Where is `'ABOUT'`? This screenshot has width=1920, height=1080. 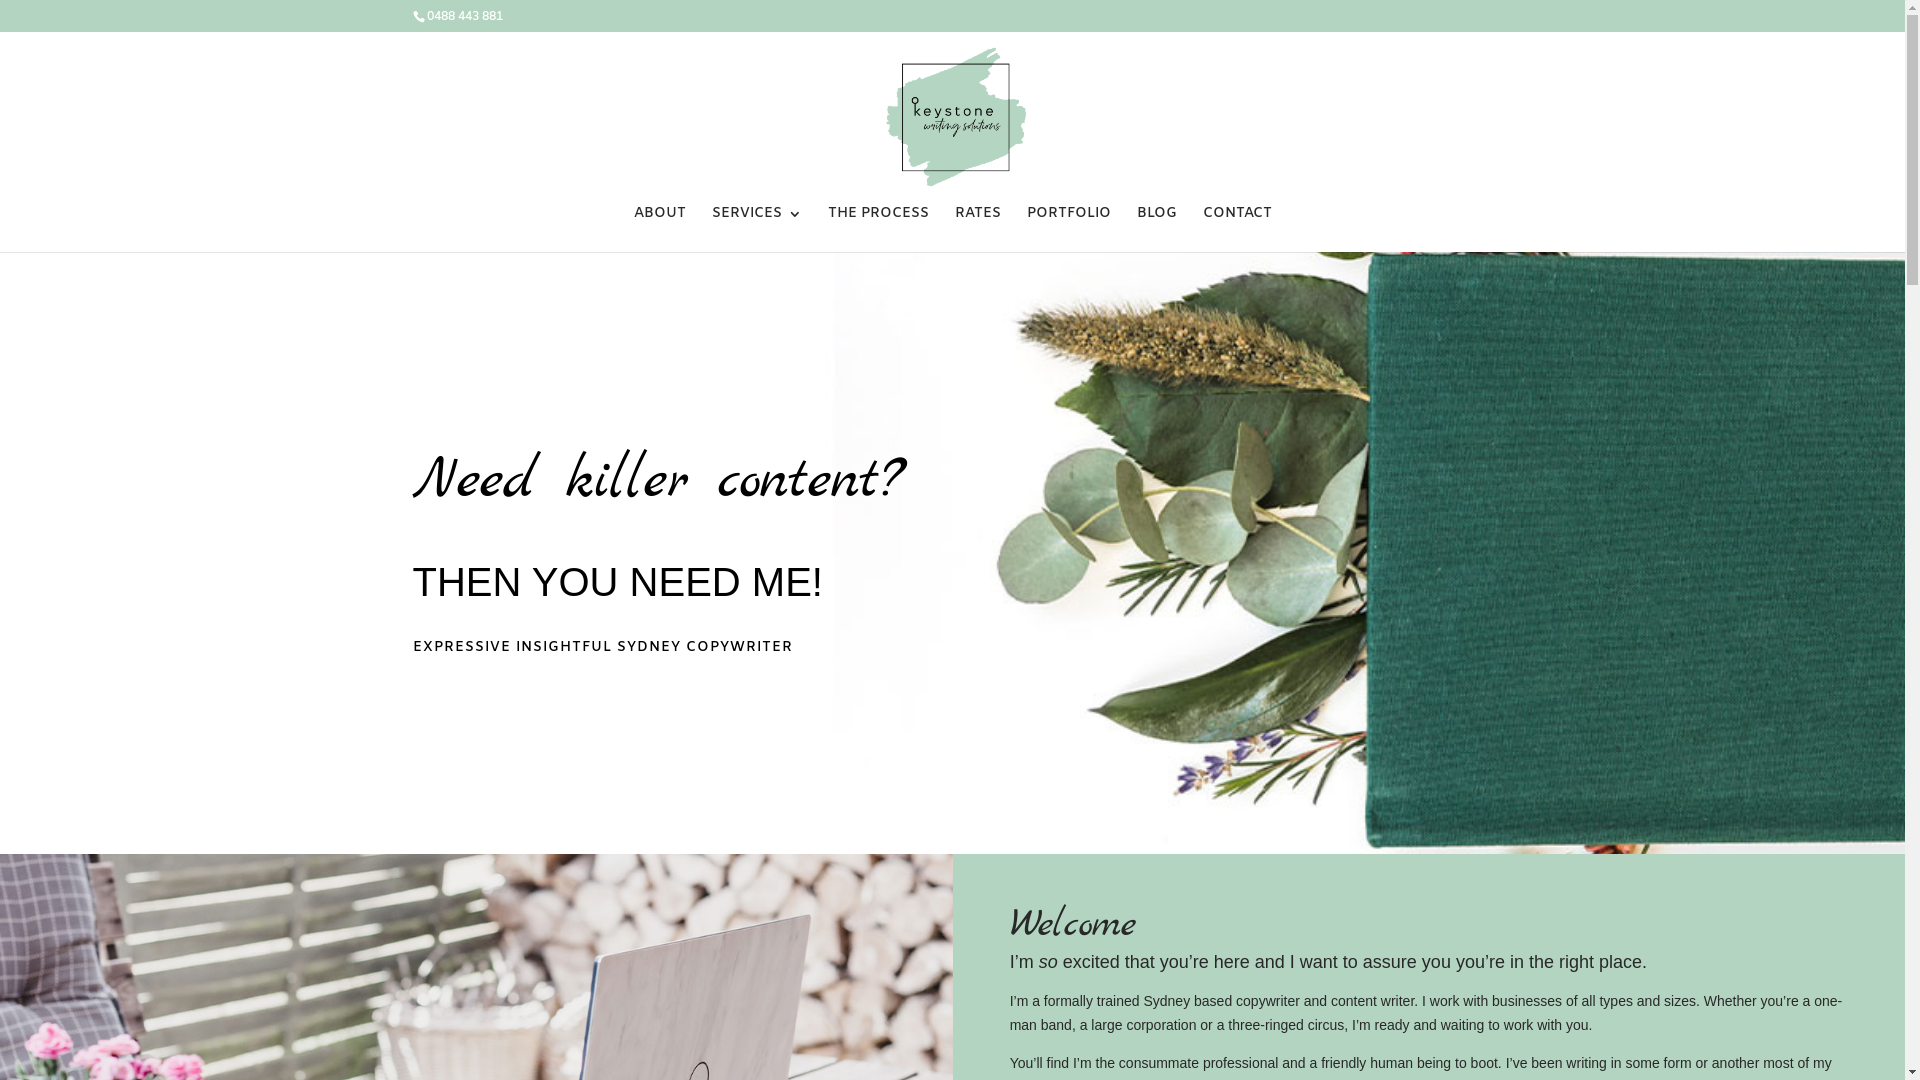
'ABOUT' is located at coordinates (632, 228).